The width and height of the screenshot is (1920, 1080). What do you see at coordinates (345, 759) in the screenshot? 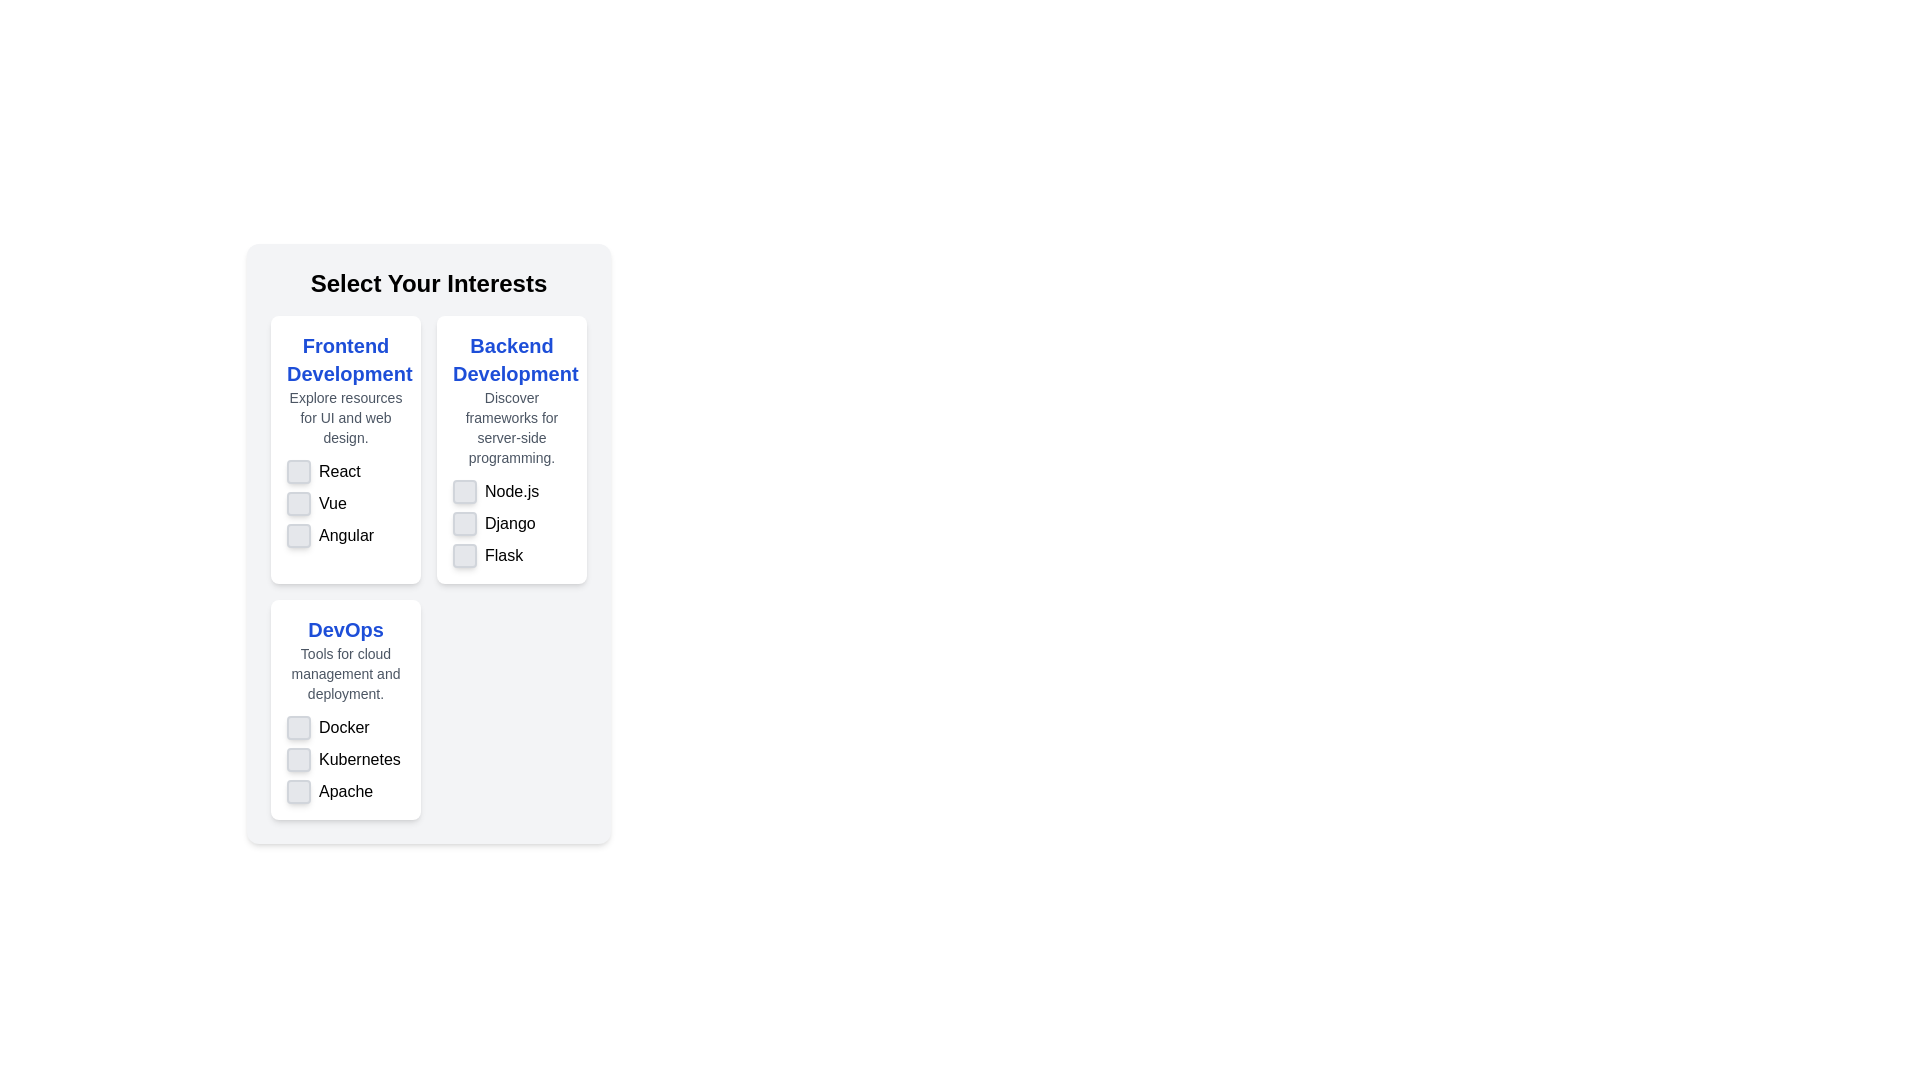
I see `the Multi-choice list with checkboxes in the 'DevOps' section` at bounding box center [345, 759].